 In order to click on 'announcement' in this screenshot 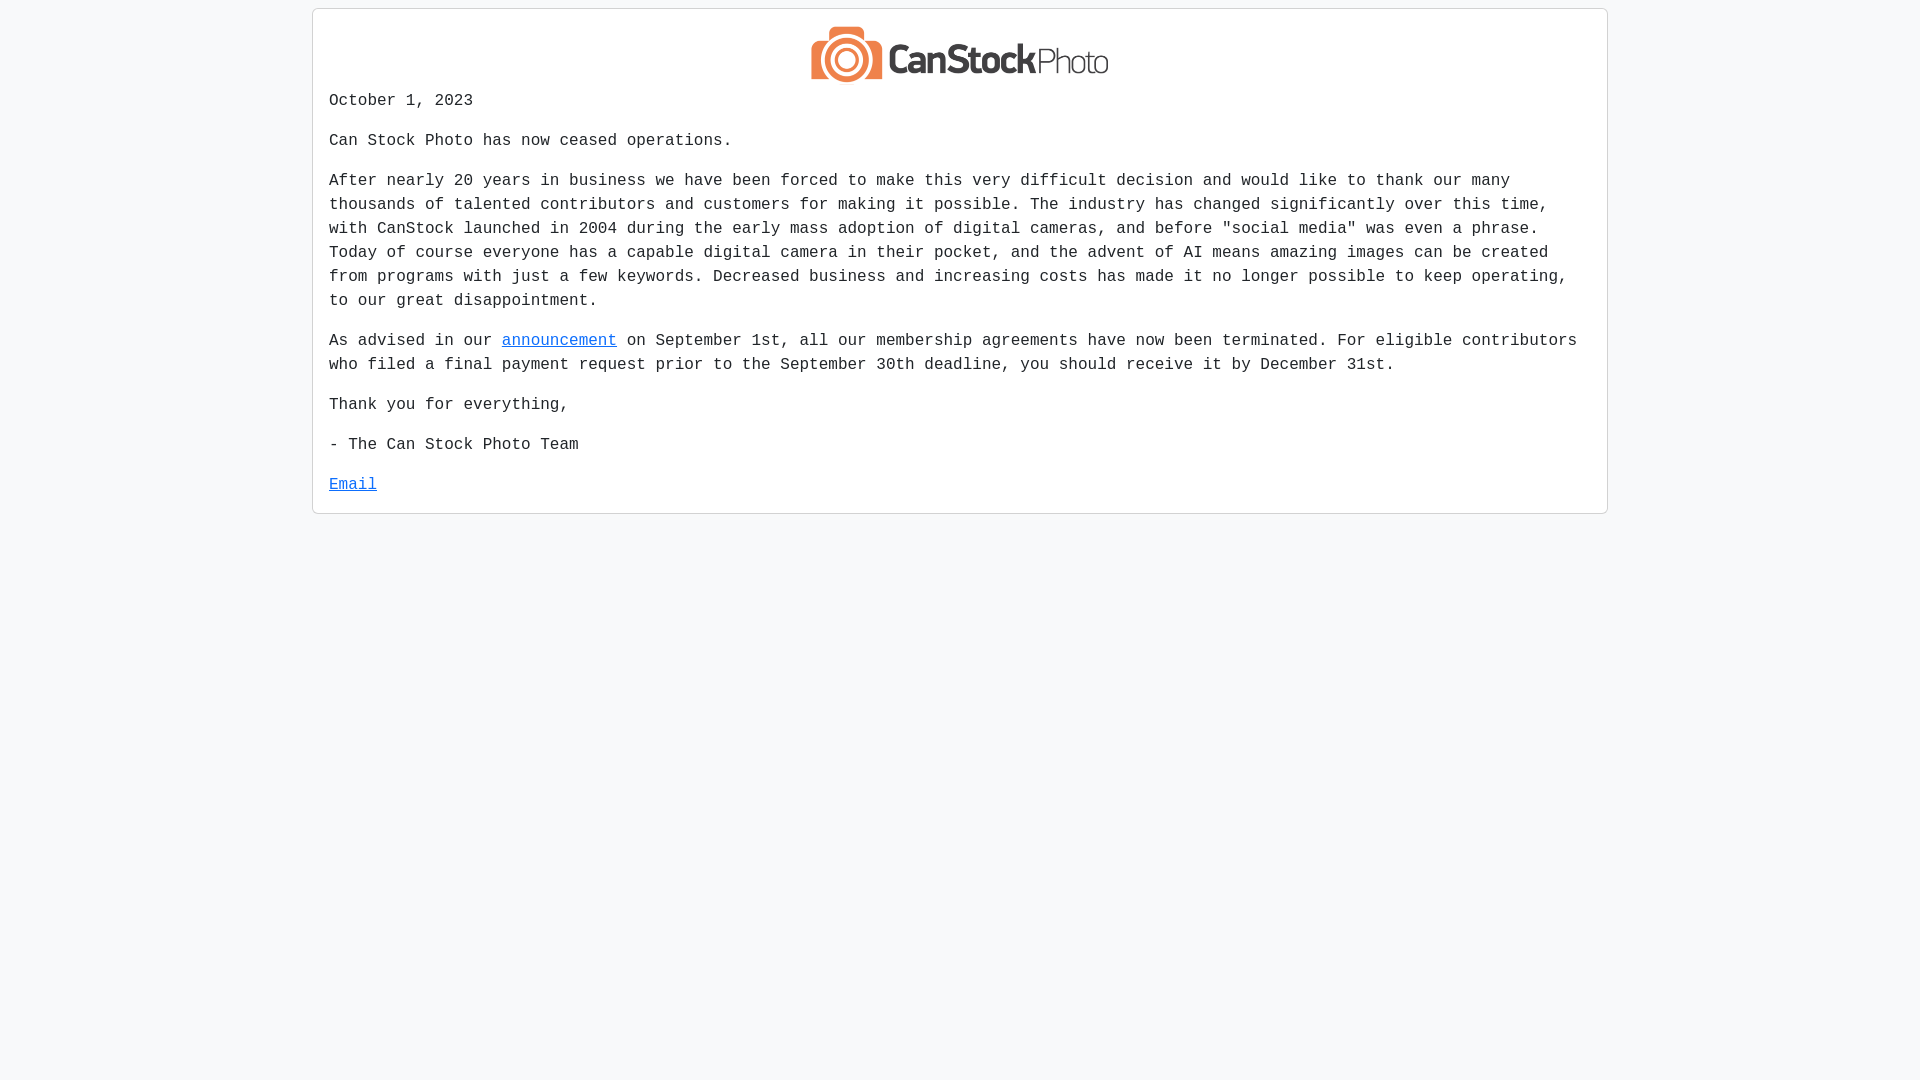, I will do `click(559, 339)`.